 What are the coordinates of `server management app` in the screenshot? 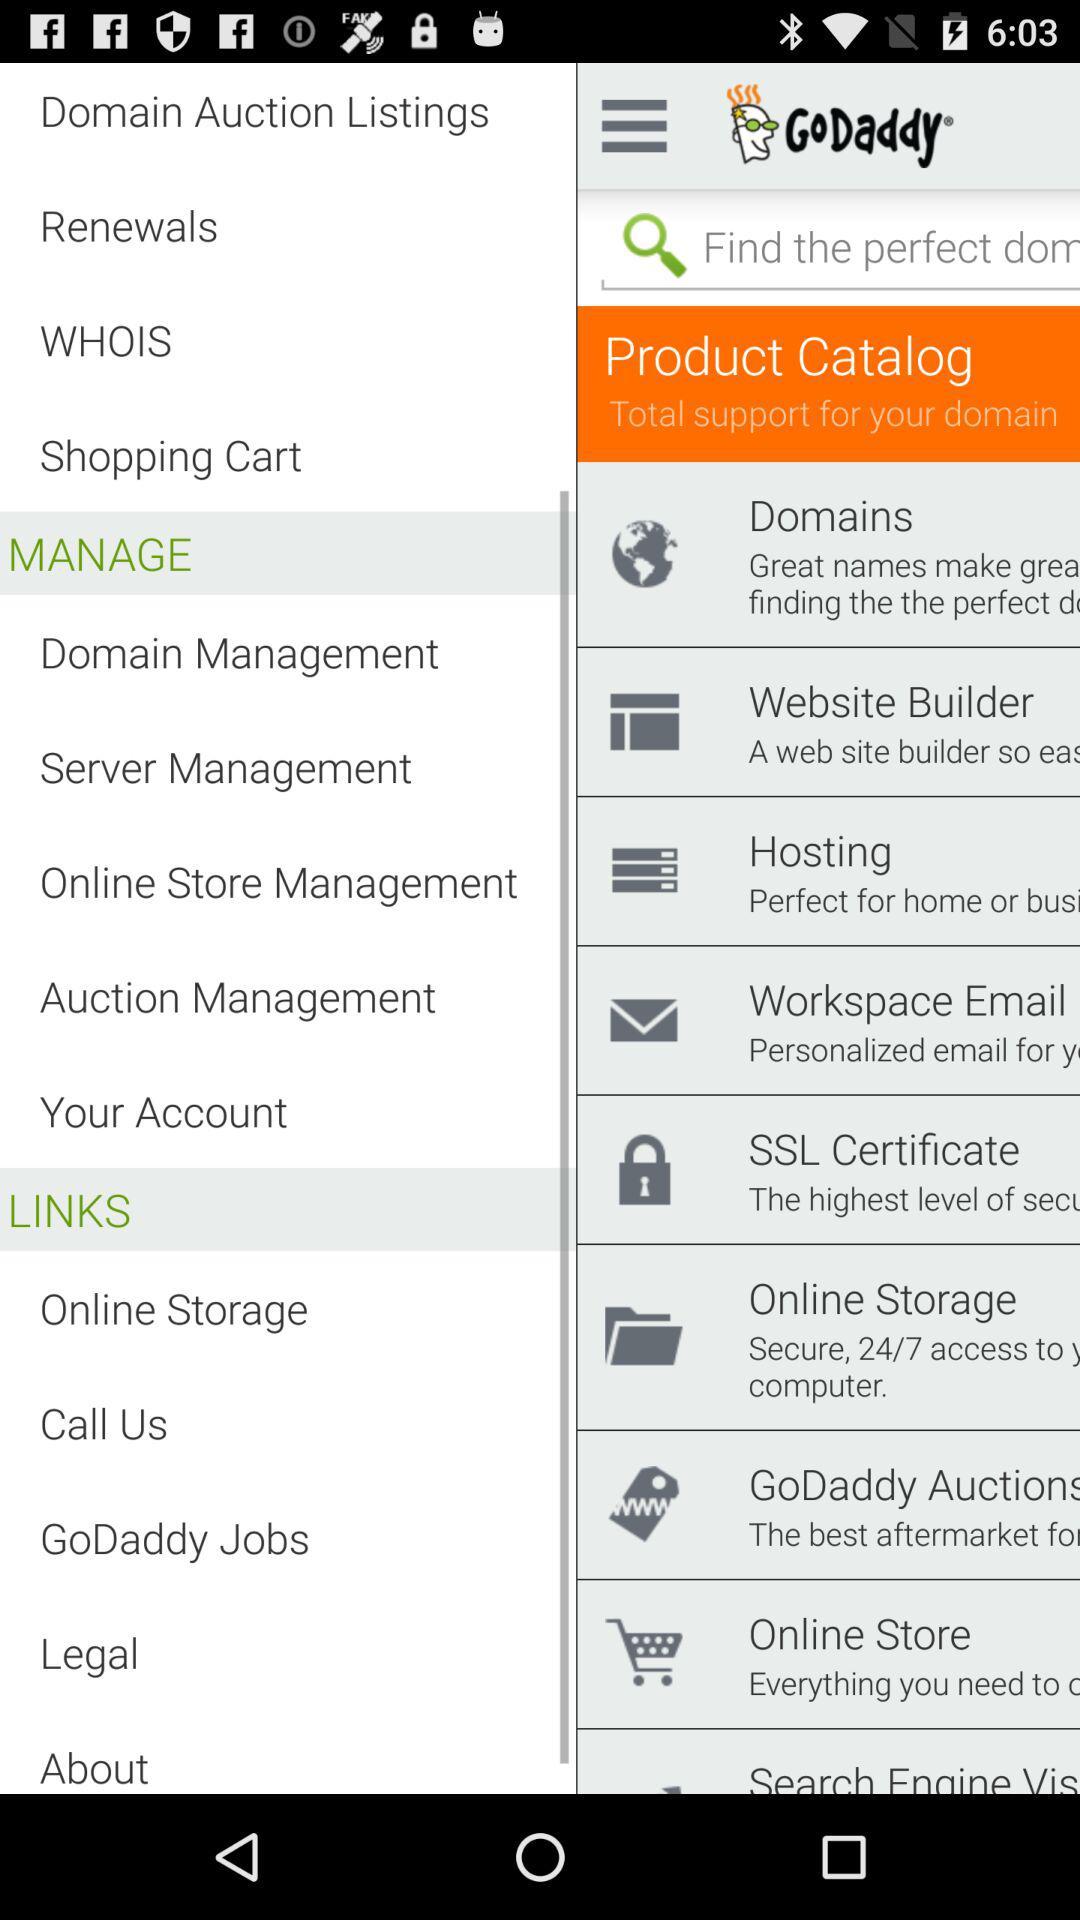 It's located at (225, 765).